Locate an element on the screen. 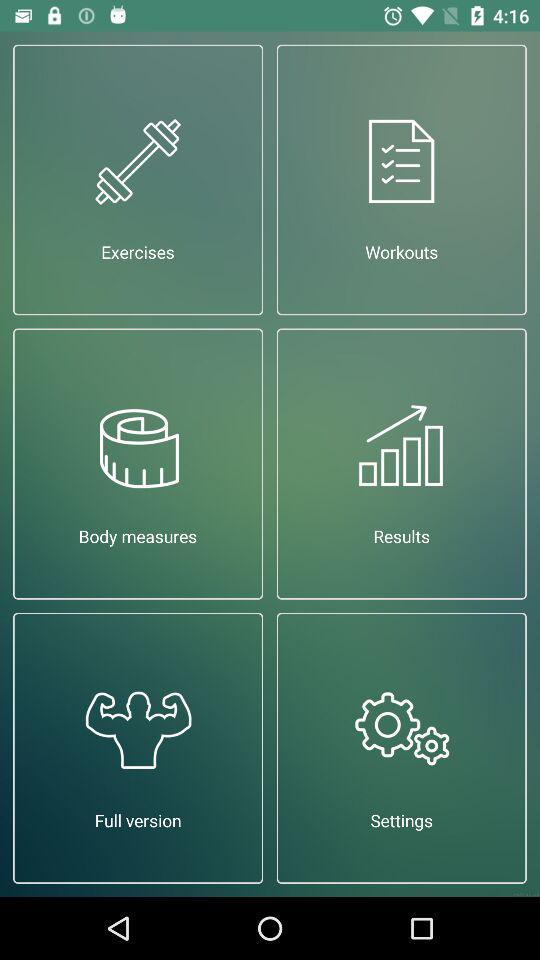  item above the results is located at coordinates (401, 178).